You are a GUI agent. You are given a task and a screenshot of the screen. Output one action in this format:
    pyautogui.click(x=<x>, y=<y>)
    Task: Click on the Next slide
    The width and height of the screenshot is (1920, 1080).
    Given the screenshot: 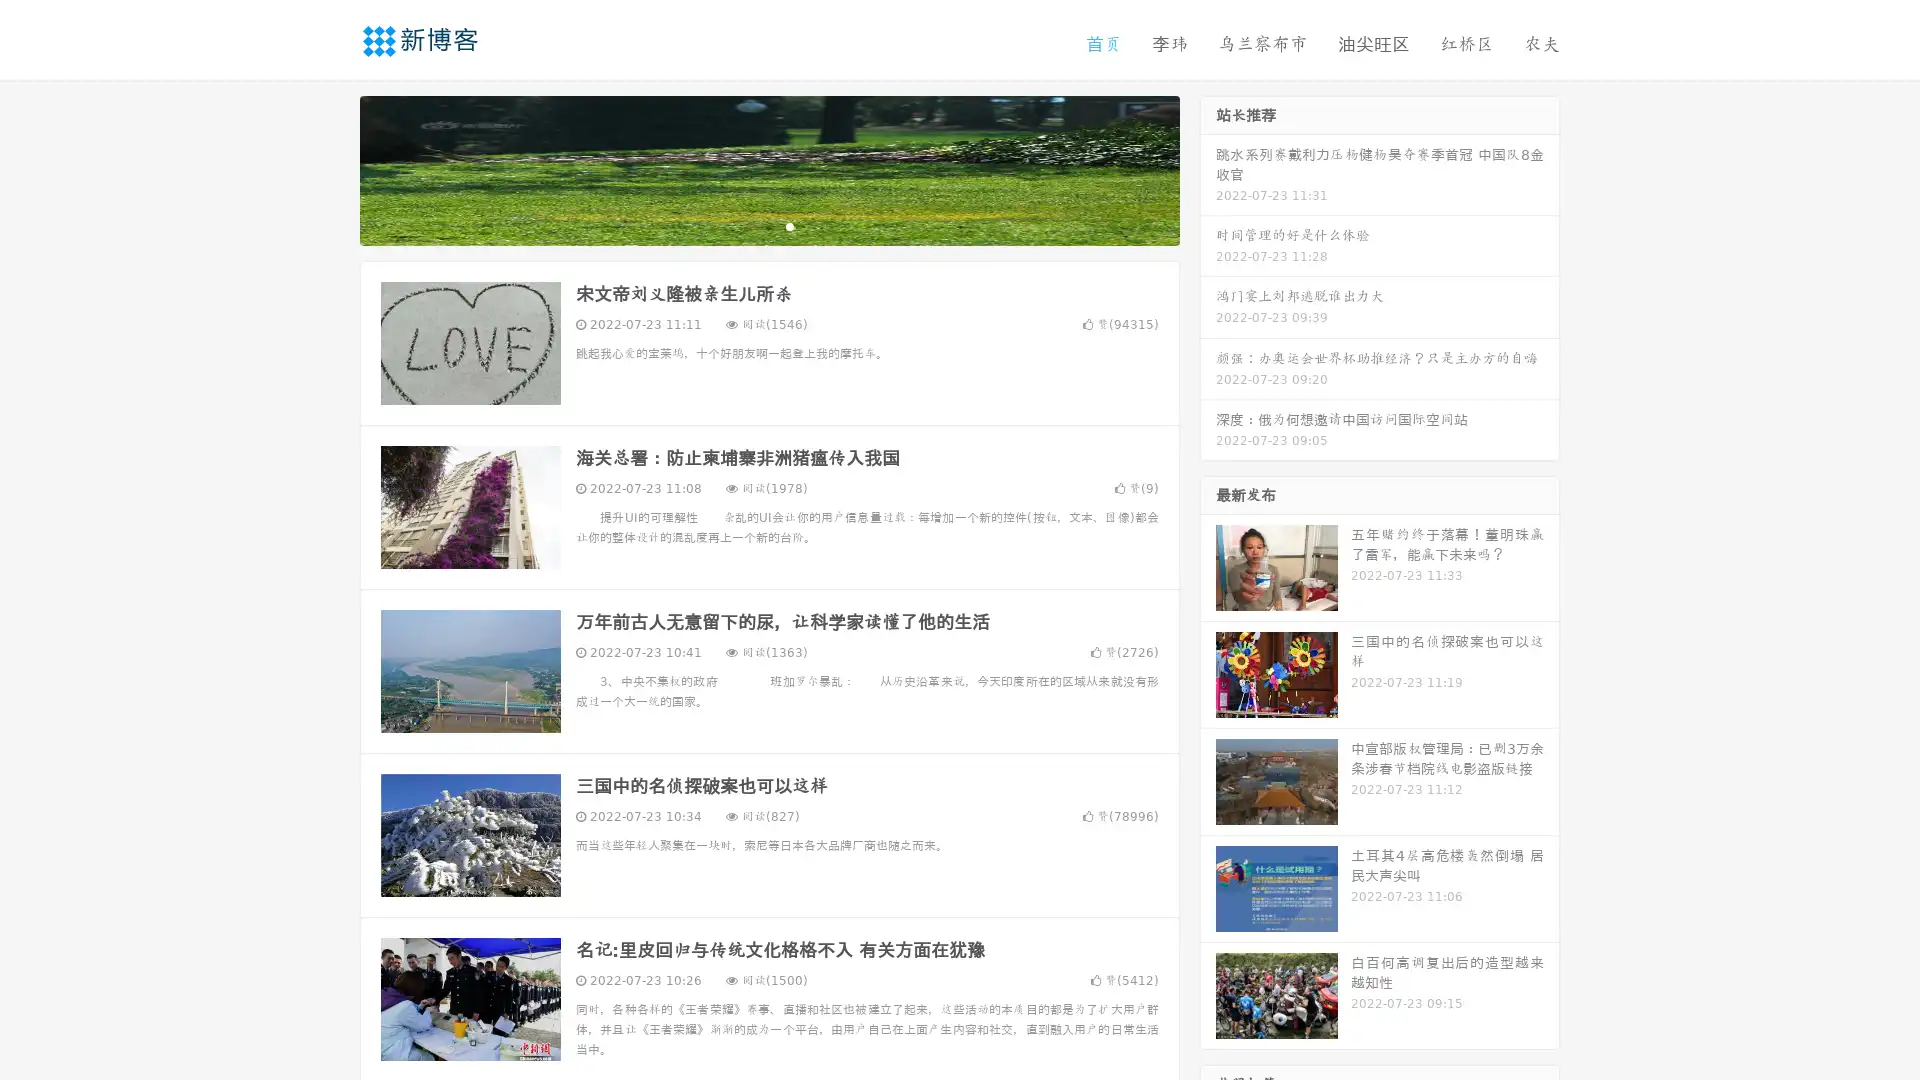 What is the action you would take?
    pyautogui.click(x=1208, y=168)
    